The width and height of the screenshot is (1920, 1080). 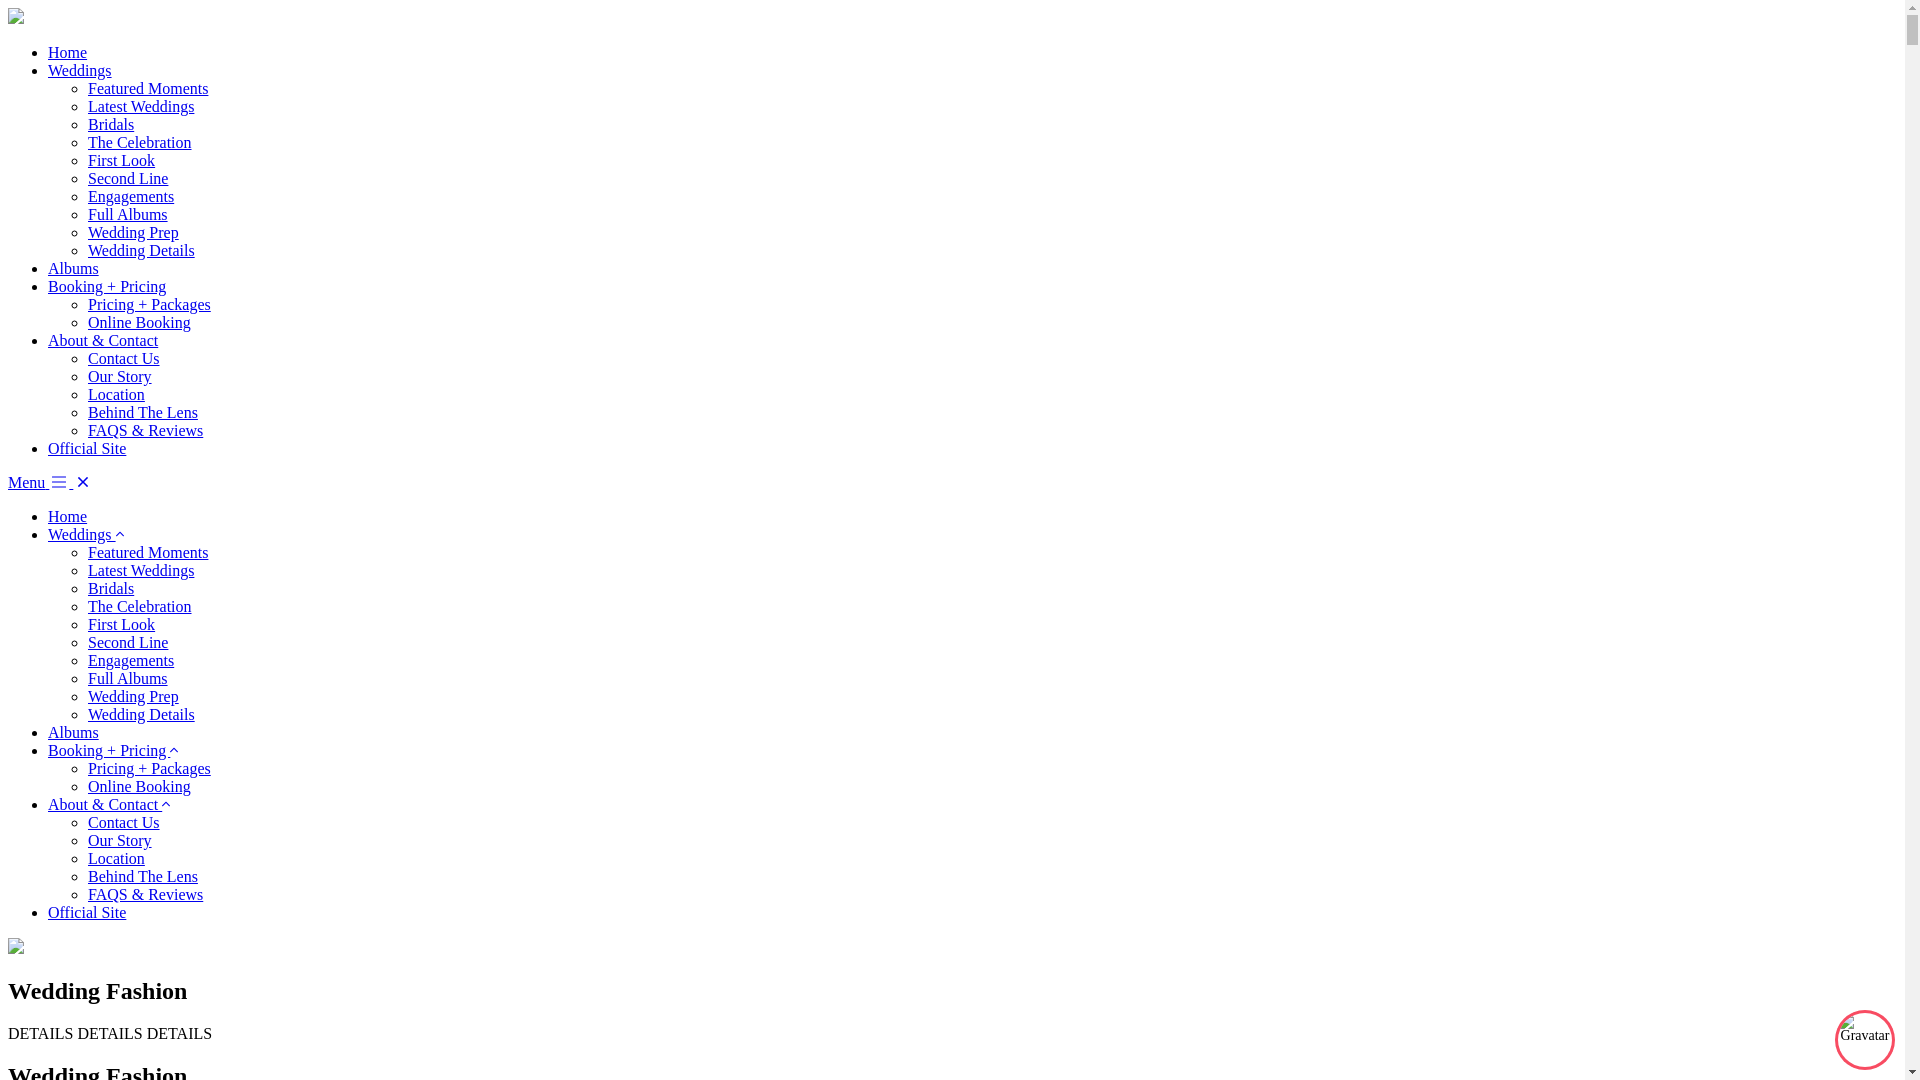 I want to click on 'Engagements', so click(x=129, y=196).